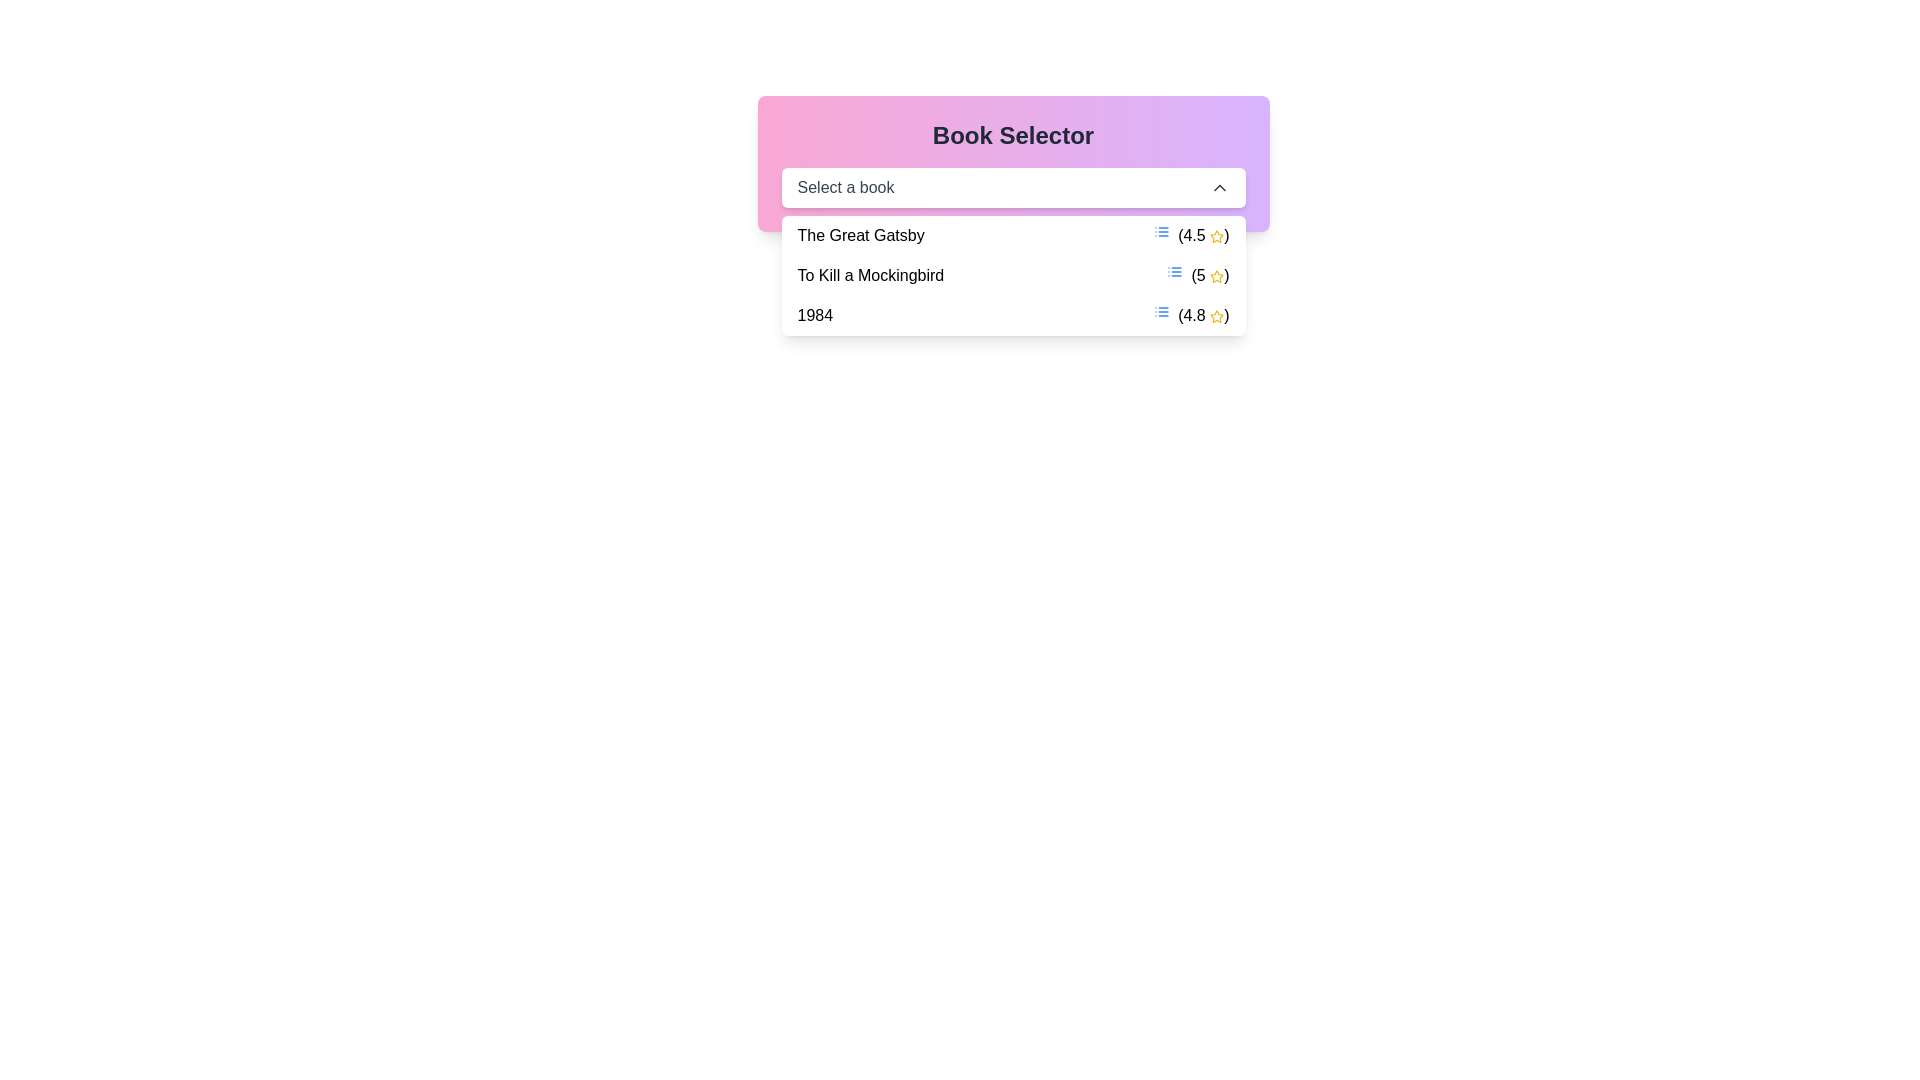  I want to click on the dropdown menu located directly below the 'Book Selector' title, so click(1013, 188).